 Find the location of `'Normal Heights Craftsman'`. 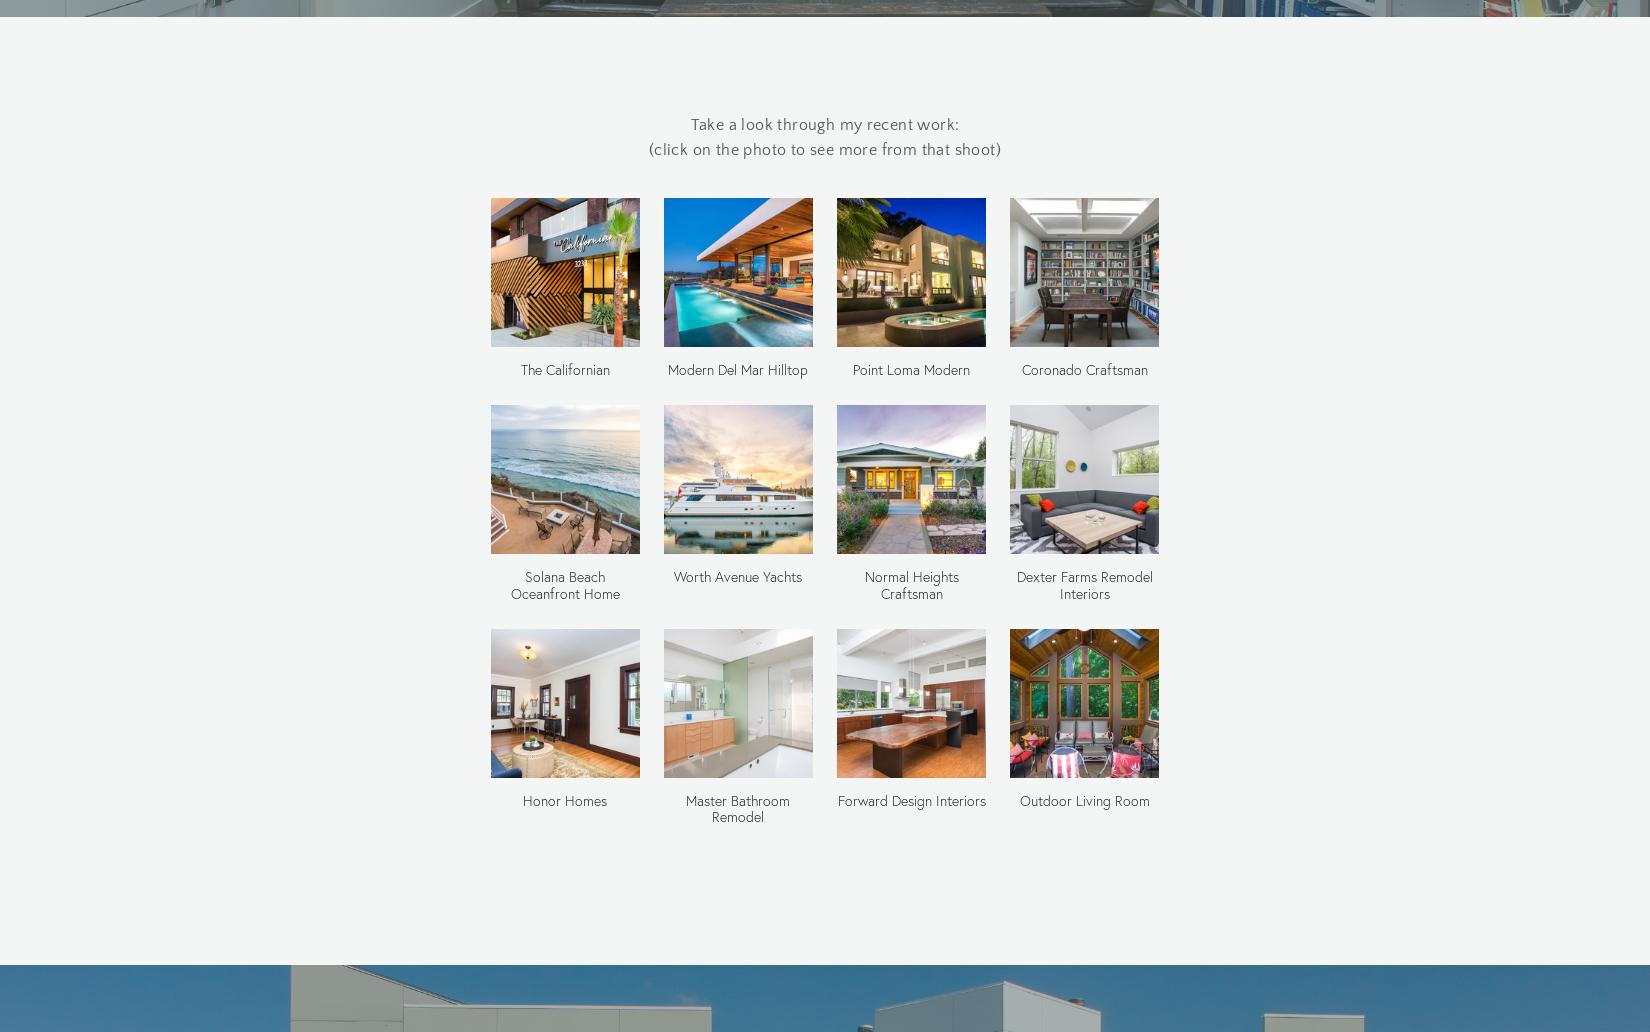

'Normal Heights Craftsman' is located at coordinates (863, 584).